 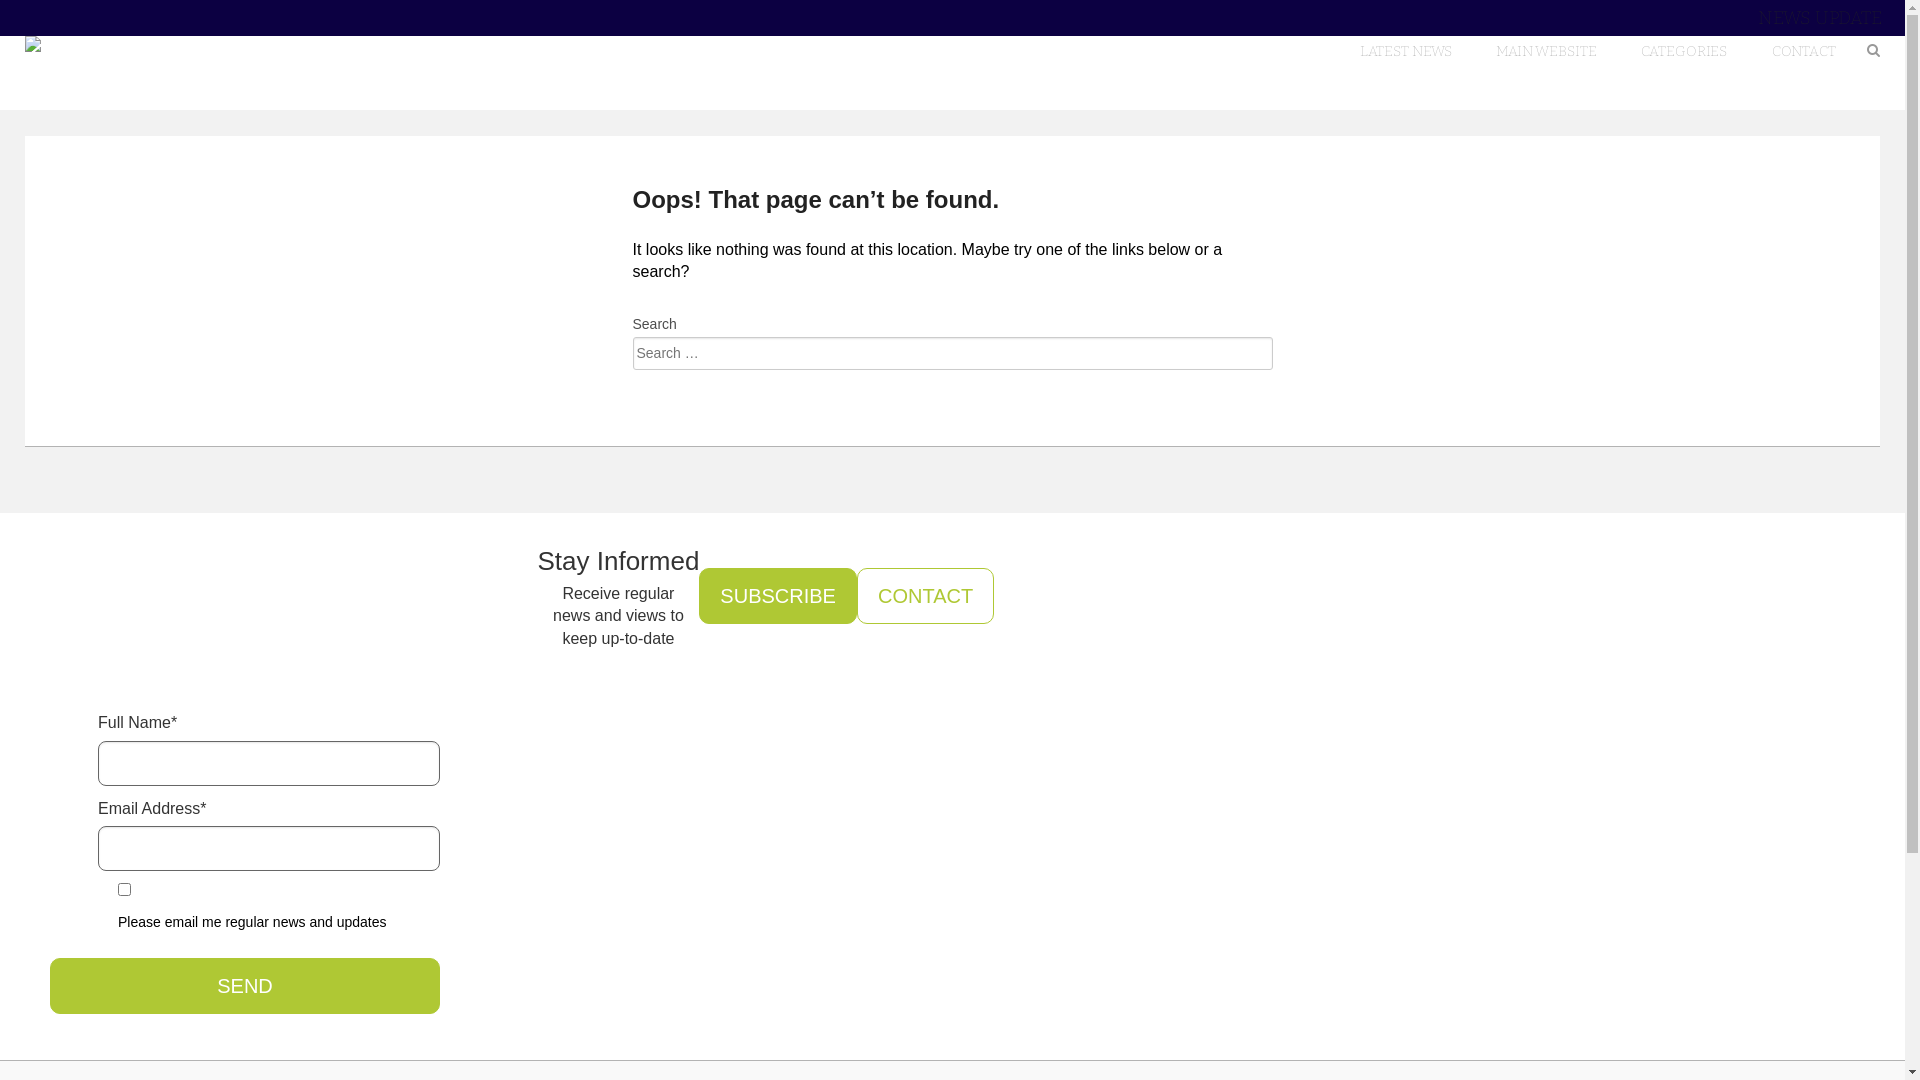 What do you see at coordinates (243, 985) in the screenshot?
I see `'Send'` at bounding box center [243, 985].